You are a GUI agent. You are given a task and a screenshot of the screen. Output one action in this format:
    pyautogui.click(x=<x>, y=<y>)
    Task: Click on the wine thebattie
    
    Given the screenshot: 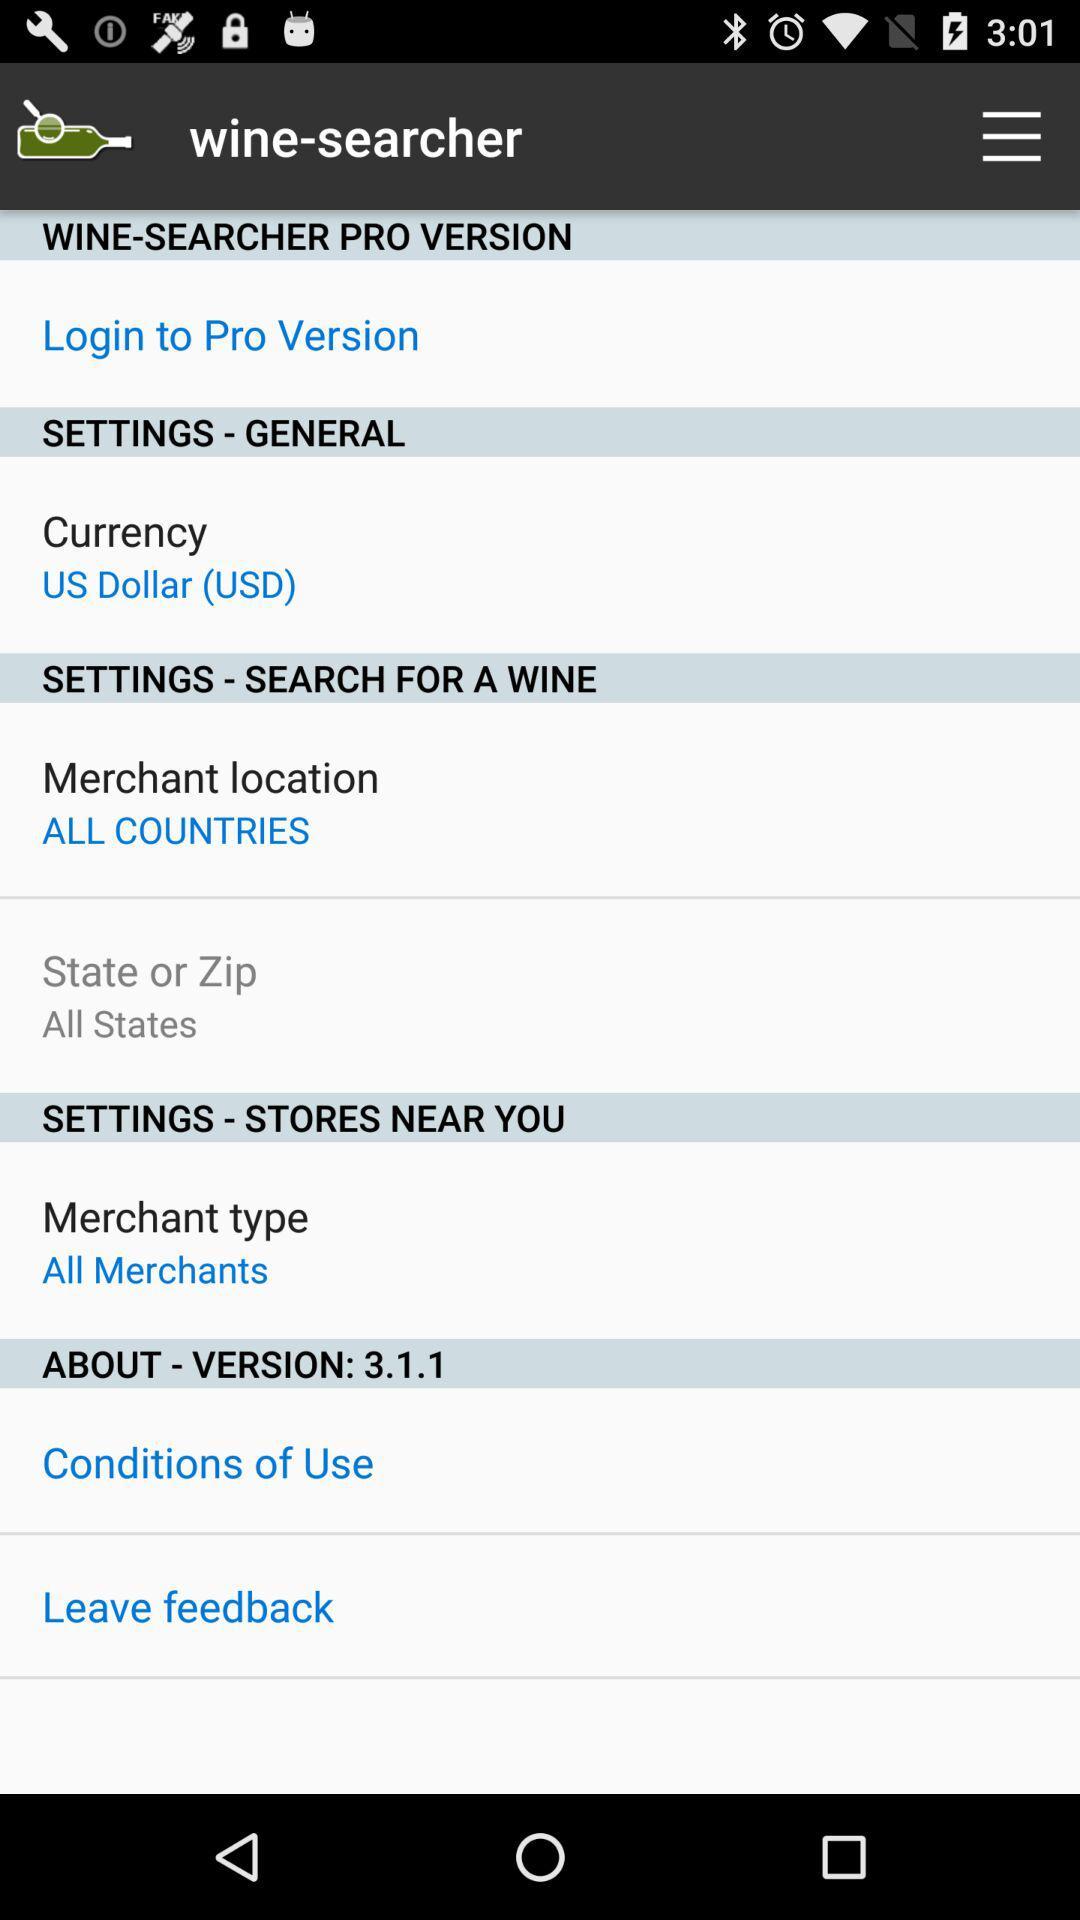 What is the action you would take?
    pyautogui.click(x=72, y=135)
    